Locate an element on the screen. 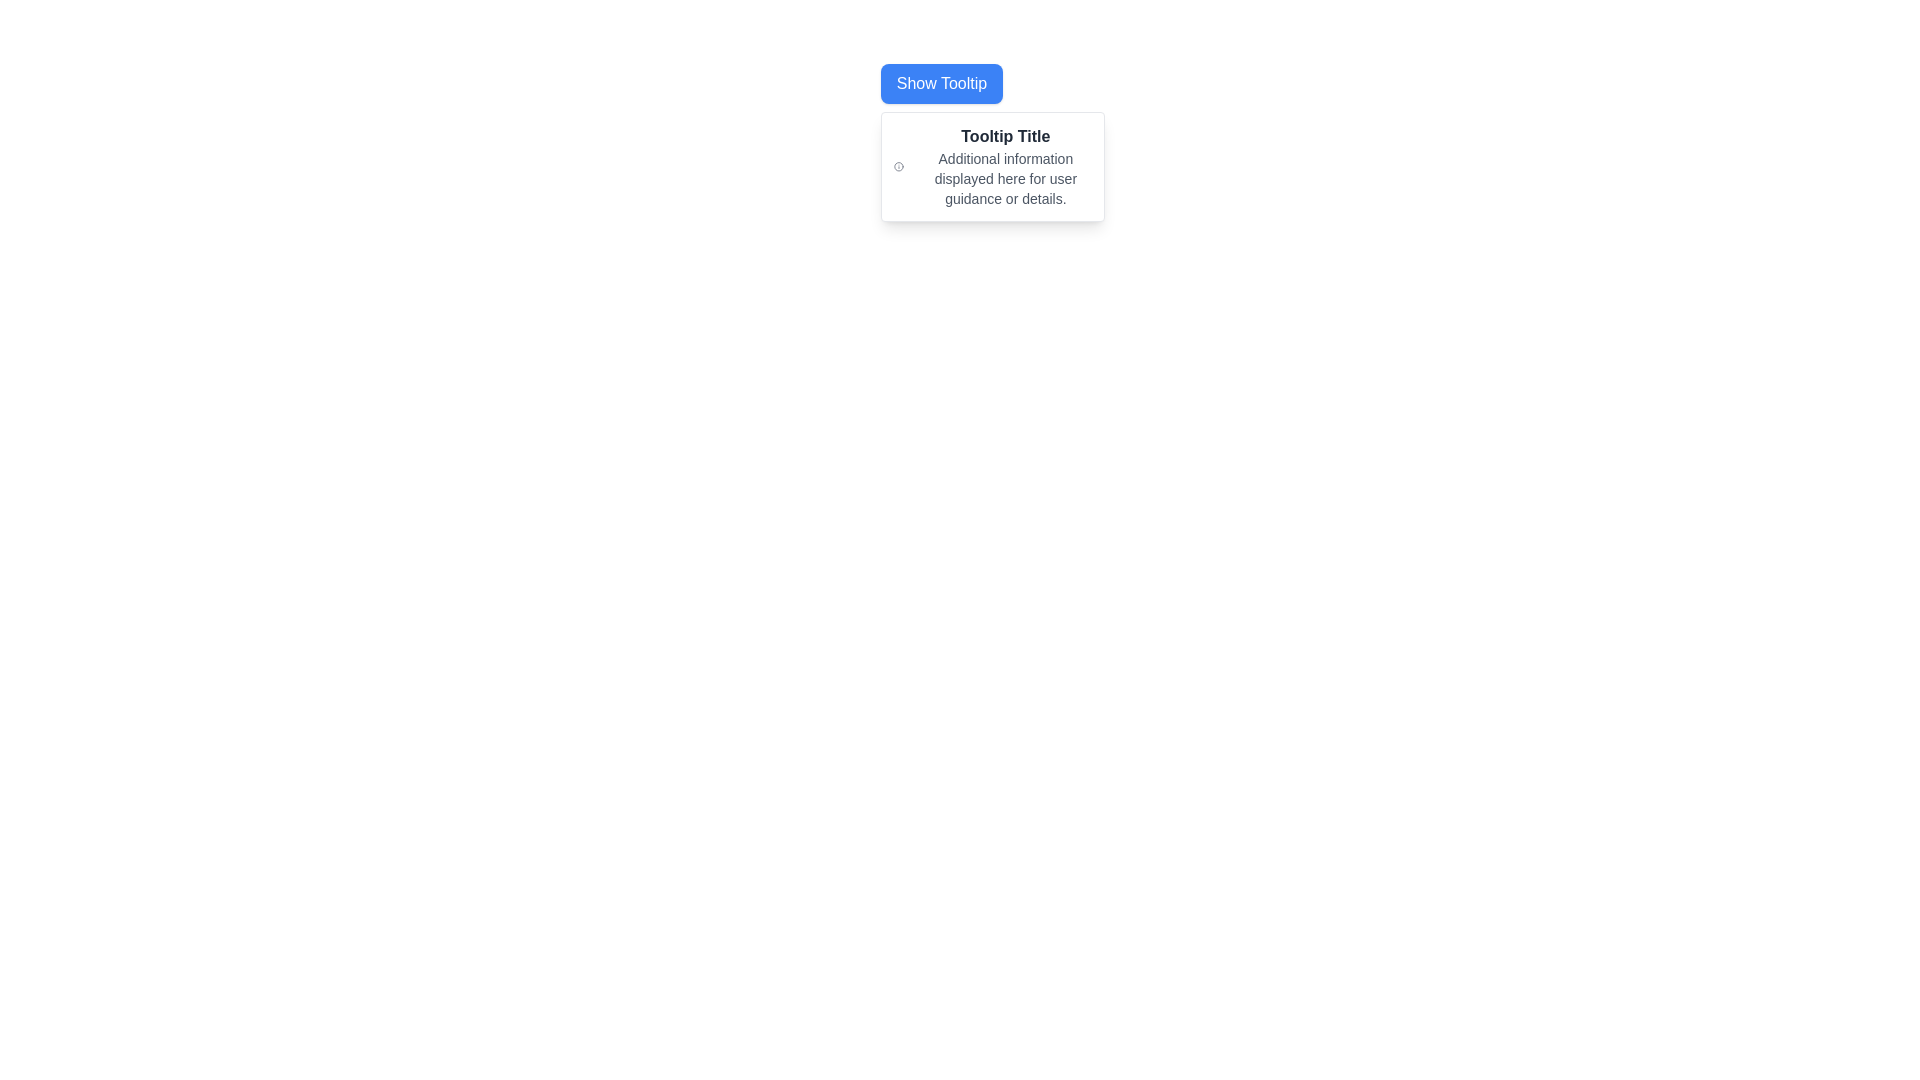  tooltip information displayed below the 'Show Tooltip' button, which provides additional guidance to the user is located at coordinates (1005, 165).